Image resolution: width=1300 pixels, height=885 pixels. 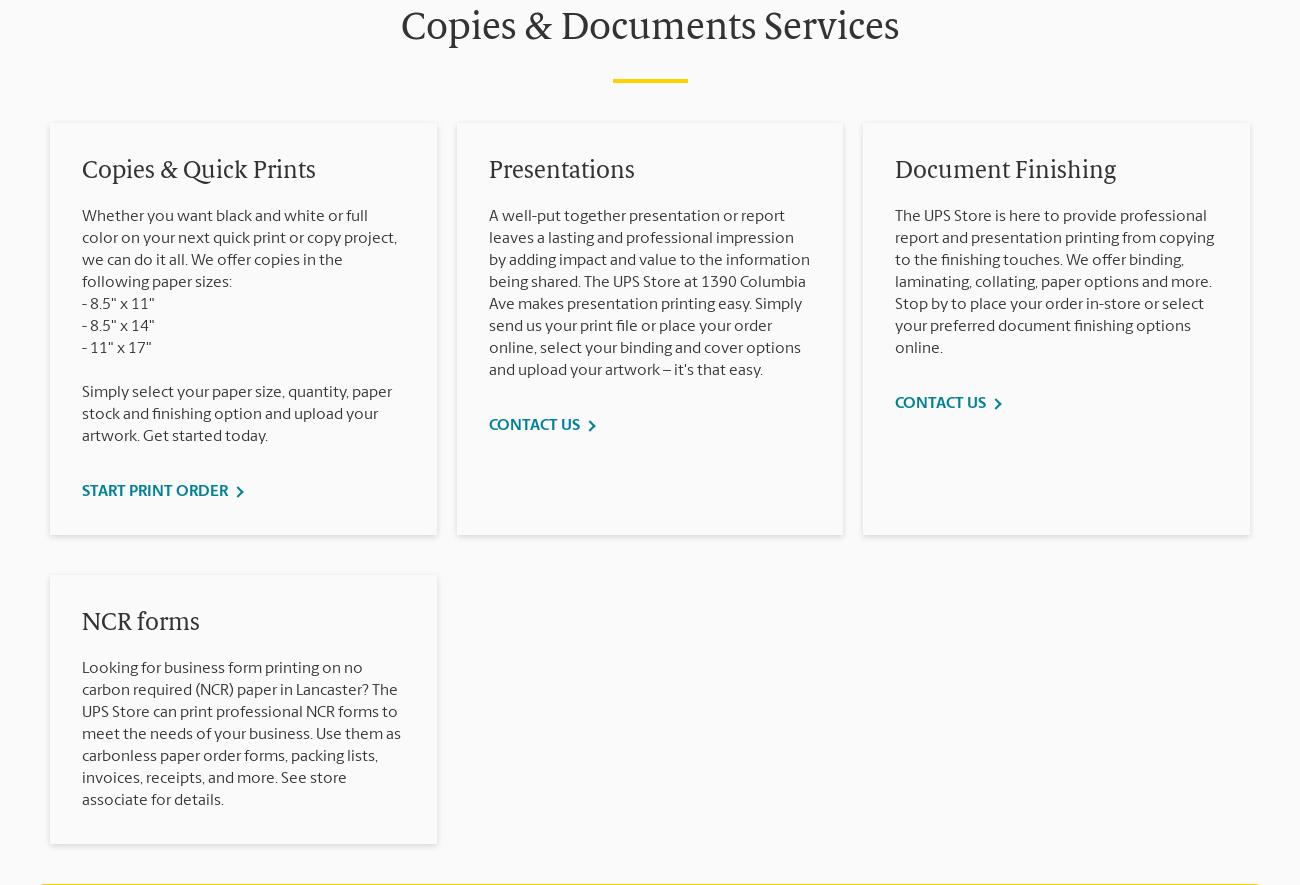 I want to click on 'Copies & Documents Services', so click(x=650, y=29).